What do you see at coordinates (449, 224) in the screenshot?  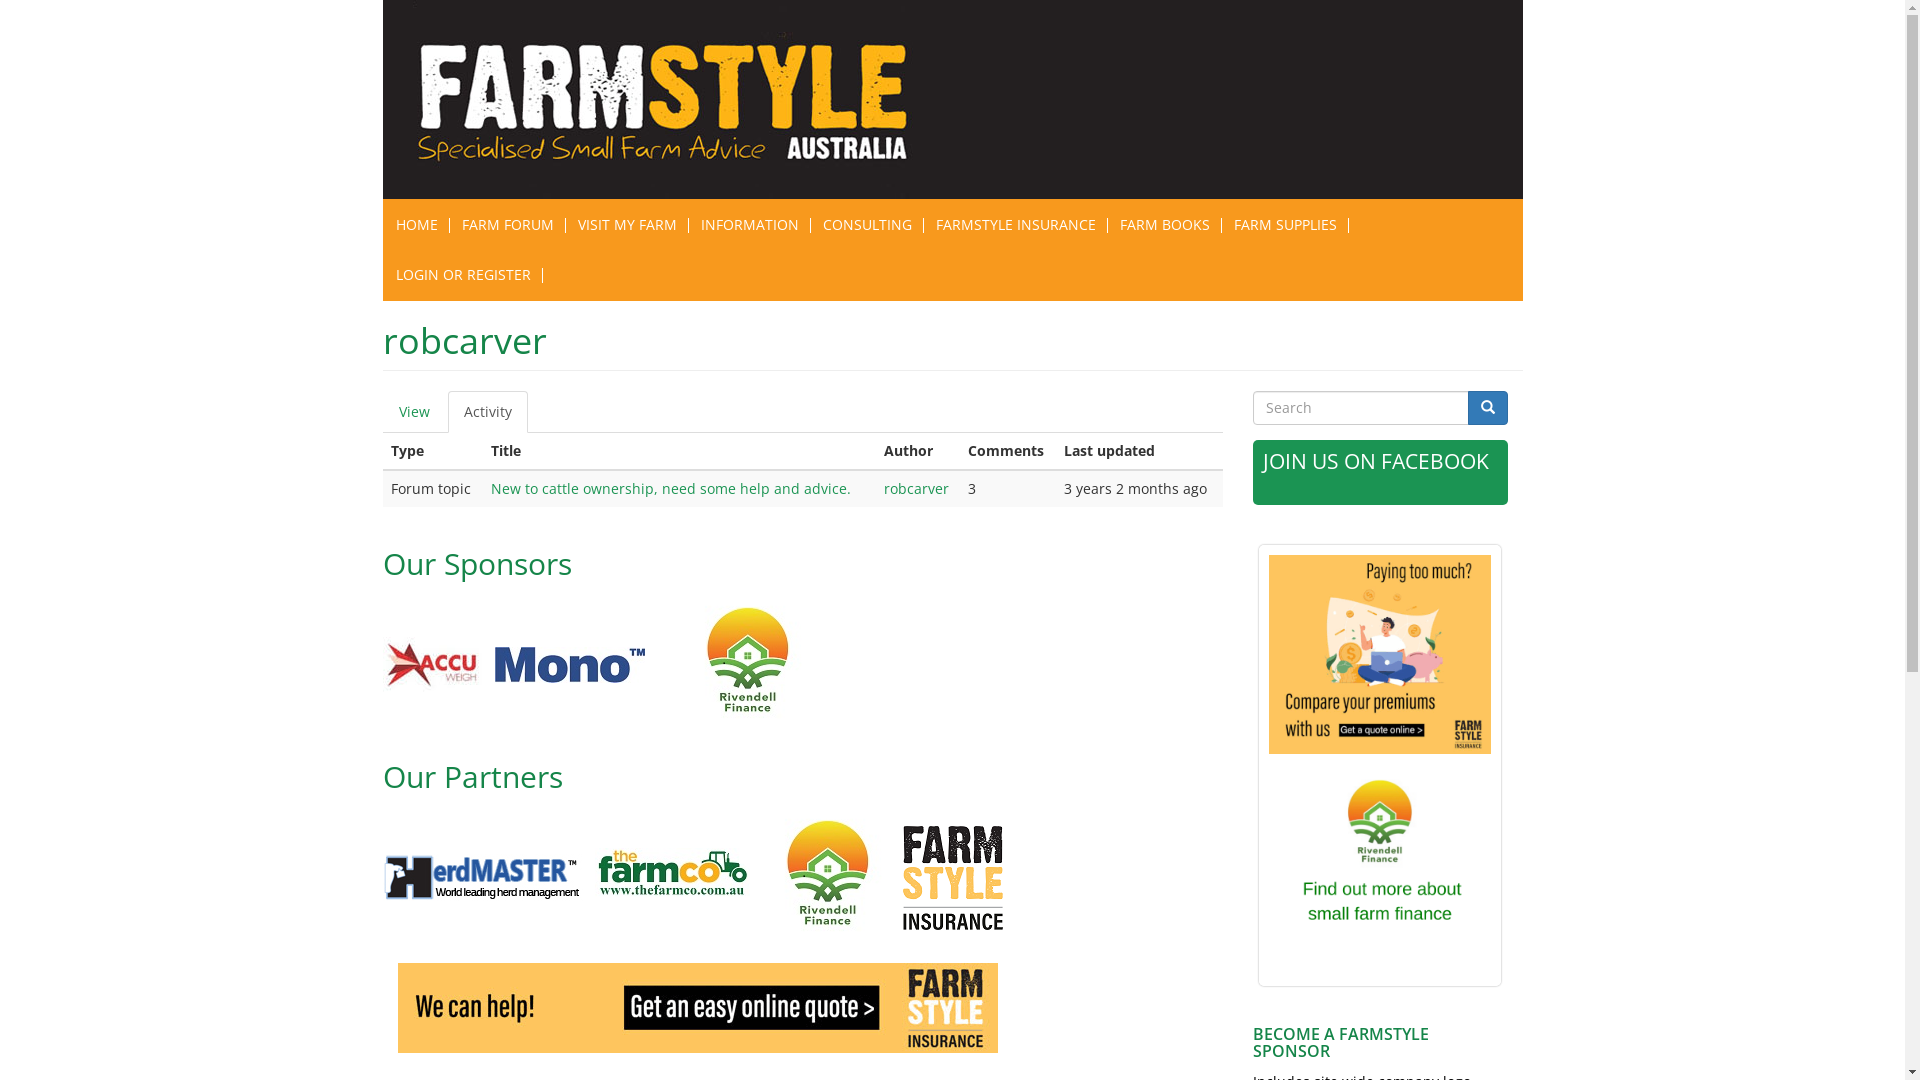 I see `'FARM FORUM'` at bounding box center [449, 224].